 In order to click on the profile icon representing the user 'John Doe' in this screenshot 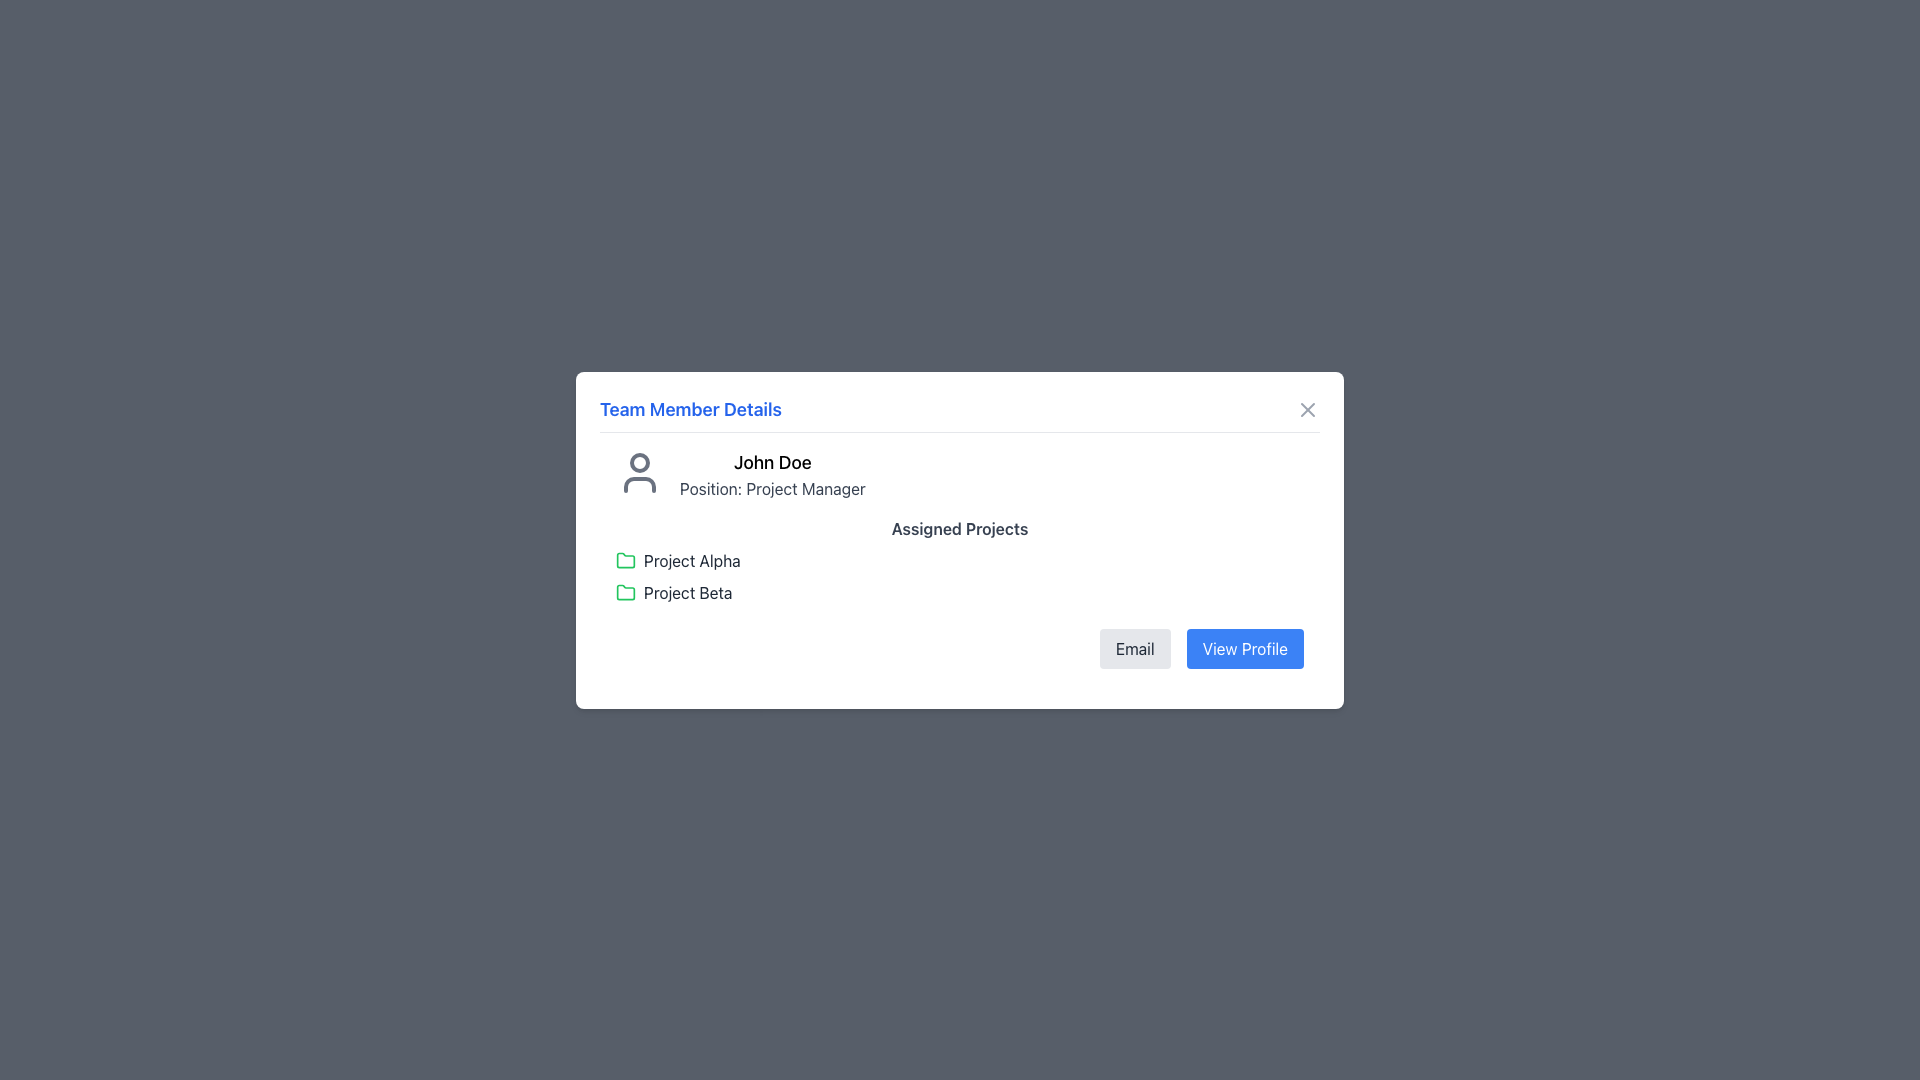, I will do `click(638, 472)`.